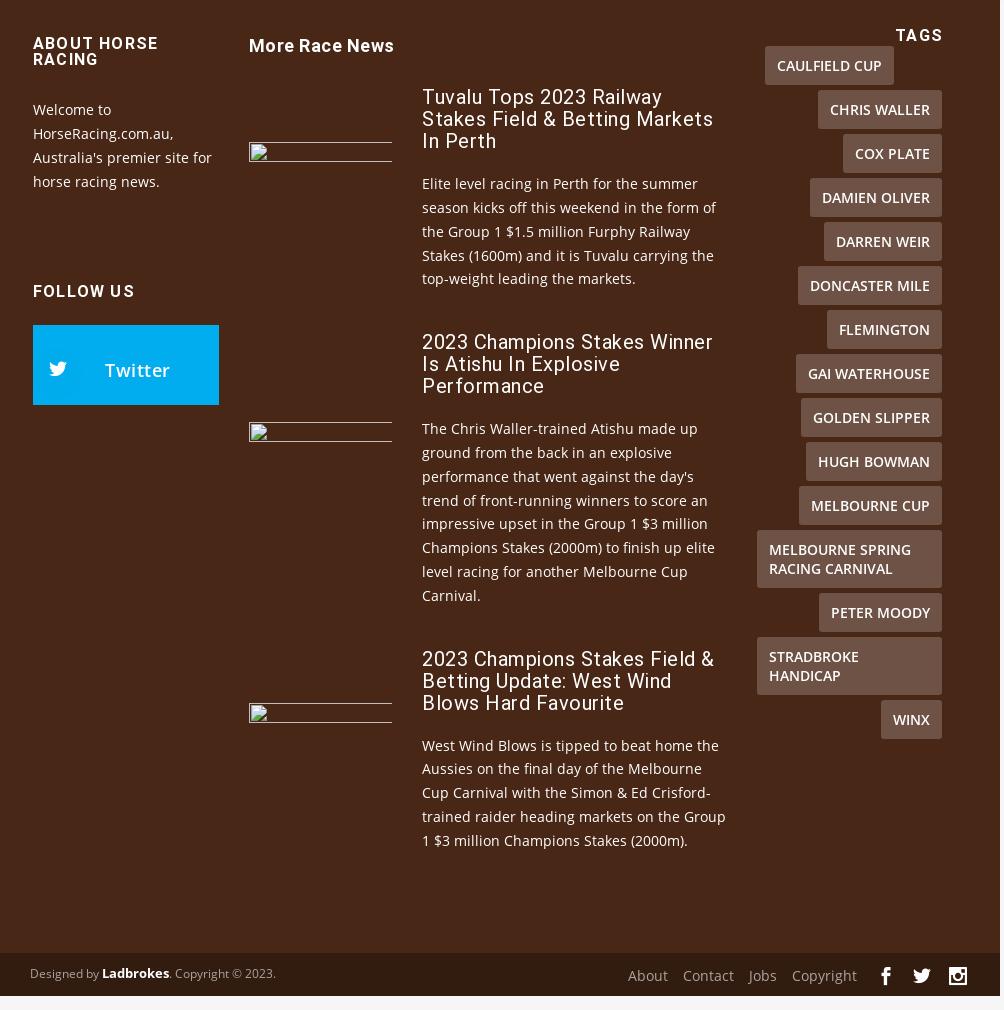  What do you see at coordinates (829, 98) in the screenshot?
I see `'Caulfield Cup'` at bounding box center [829, 98].